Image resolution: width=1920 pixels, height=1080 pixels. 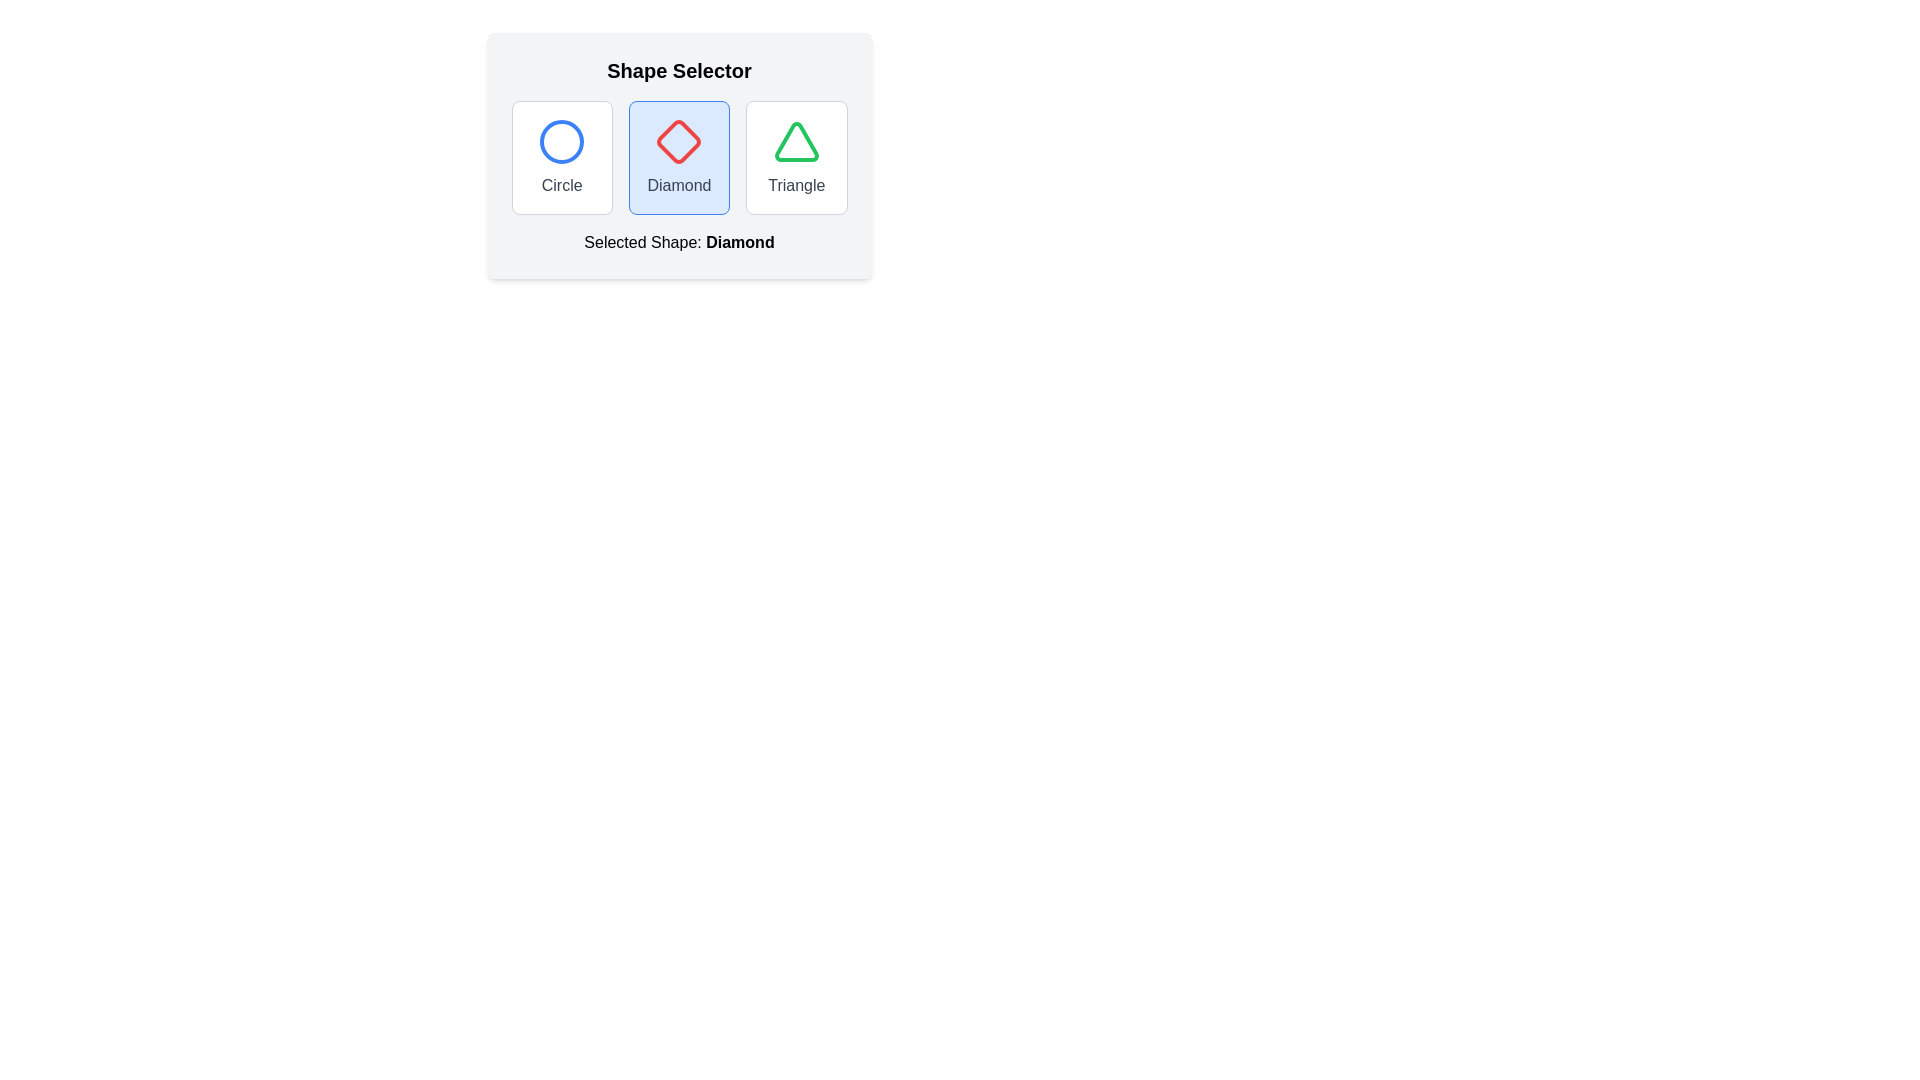 What do you see at coordinates (795, 141) in the screenshot?
I see `the button containing the triangular icon with a green outline` at bounding box center [795, 141].